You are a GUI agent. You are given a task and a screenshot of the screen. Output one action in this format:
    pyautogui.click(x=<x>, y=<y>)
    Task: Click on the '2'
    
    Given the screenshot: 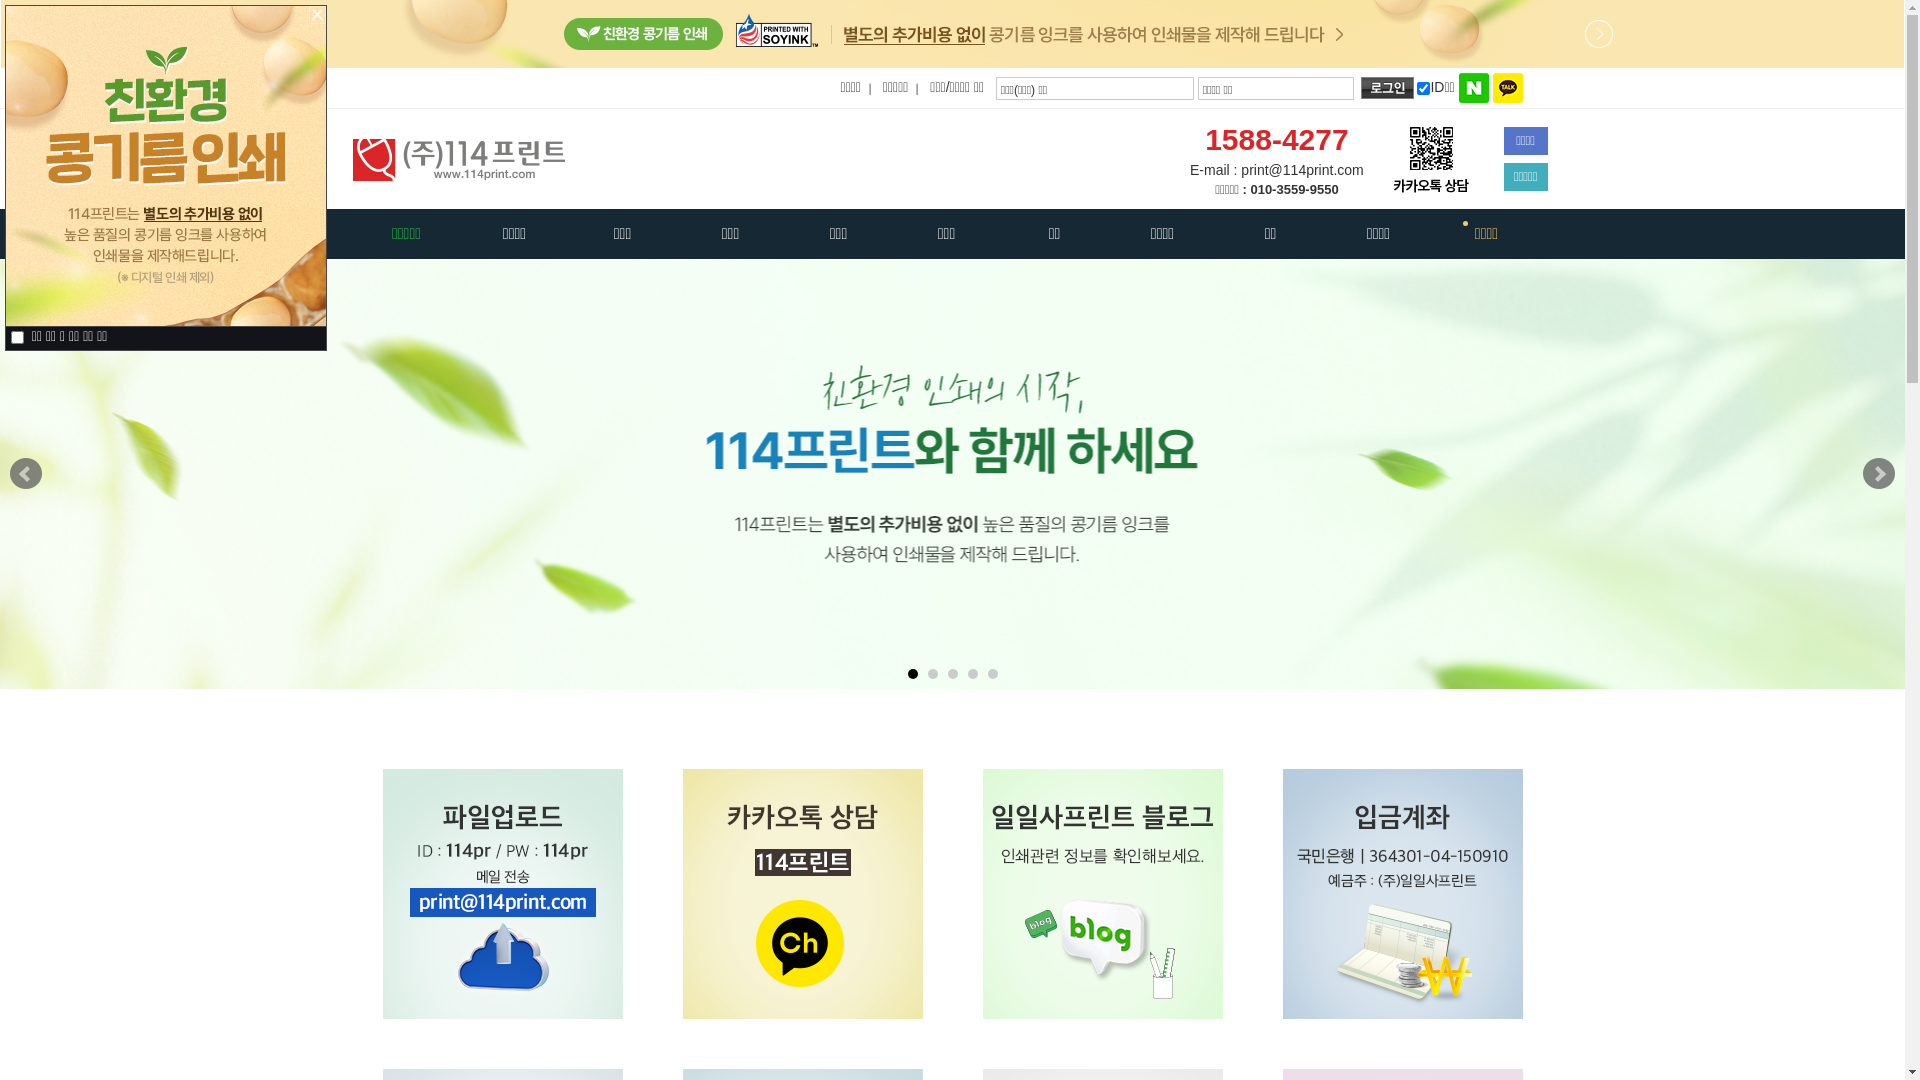 What is the action you would take?
    pyautogui.click(x=931, y=674)
    